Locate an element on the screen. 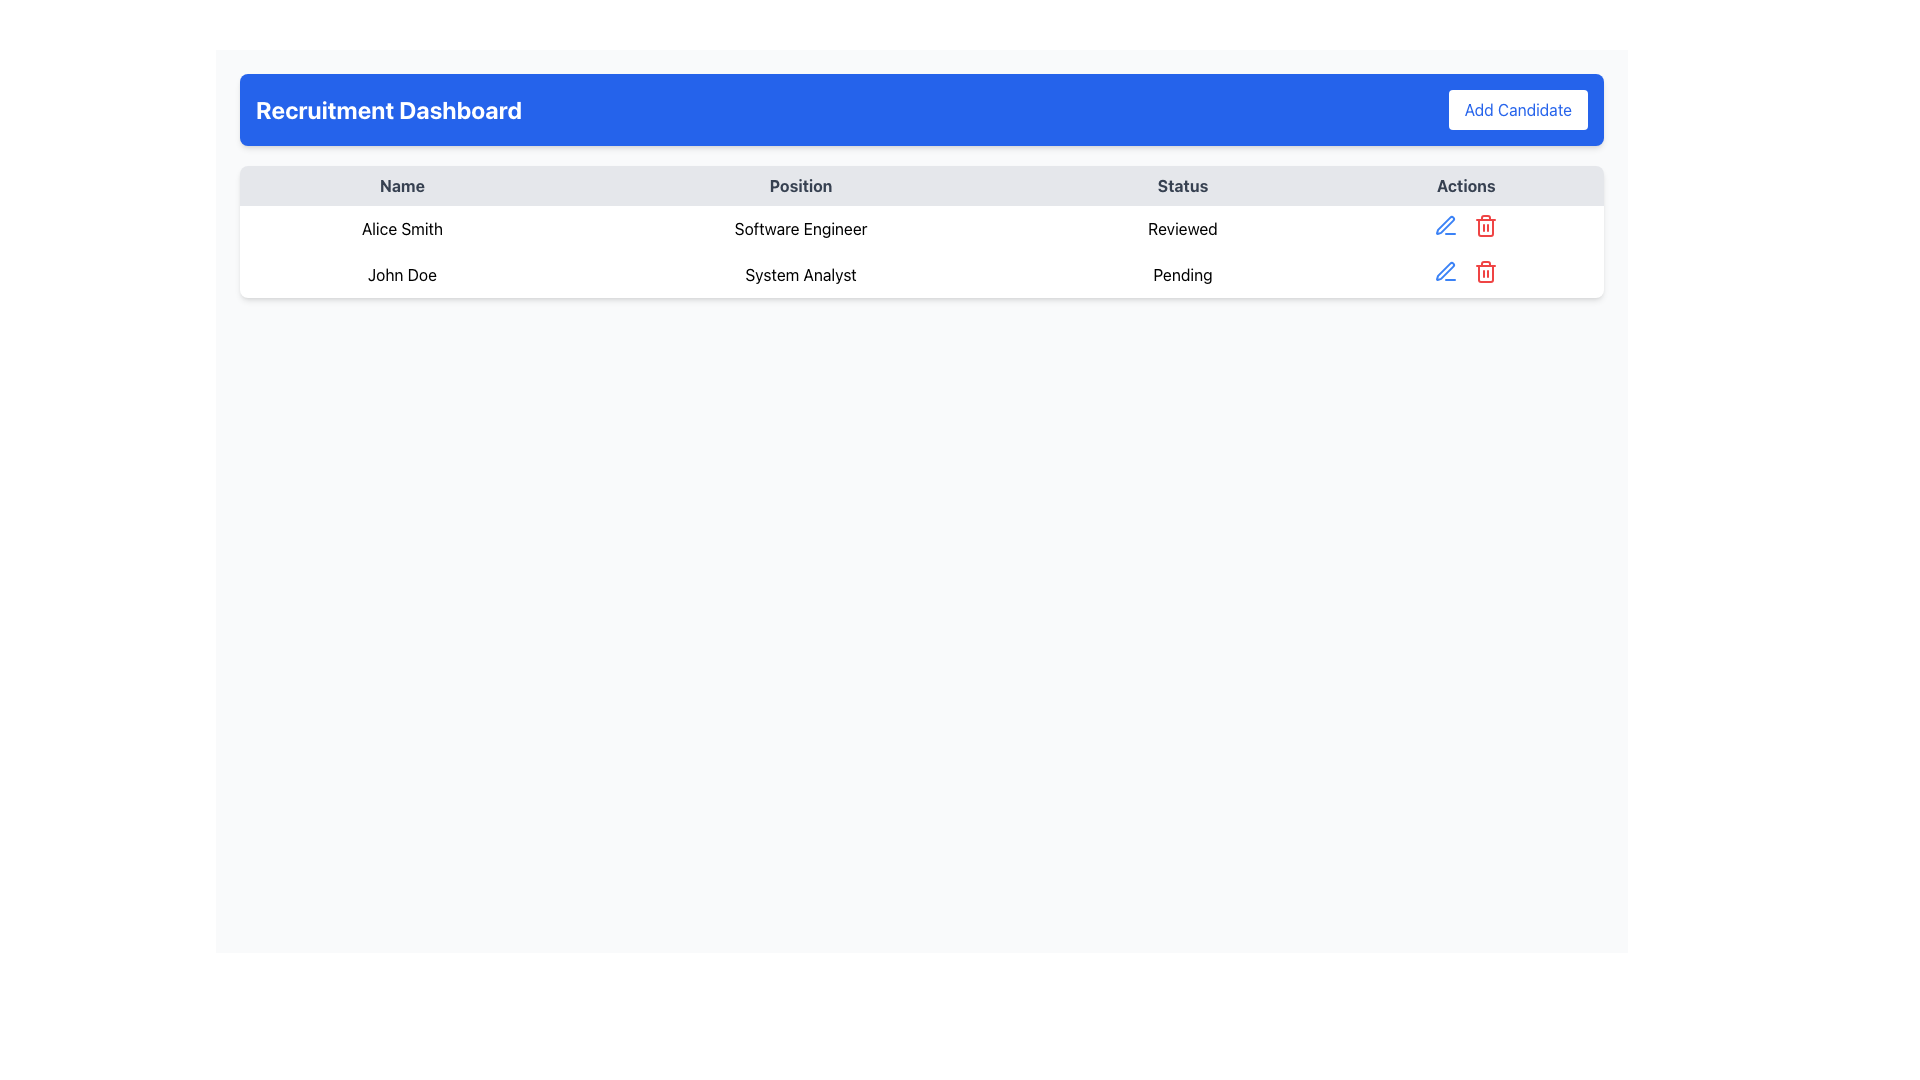  the Table Header Cell displaying the text 'Name', which is bold and centered, located at the top-left of the table header row is located at coordinates (401, 185).